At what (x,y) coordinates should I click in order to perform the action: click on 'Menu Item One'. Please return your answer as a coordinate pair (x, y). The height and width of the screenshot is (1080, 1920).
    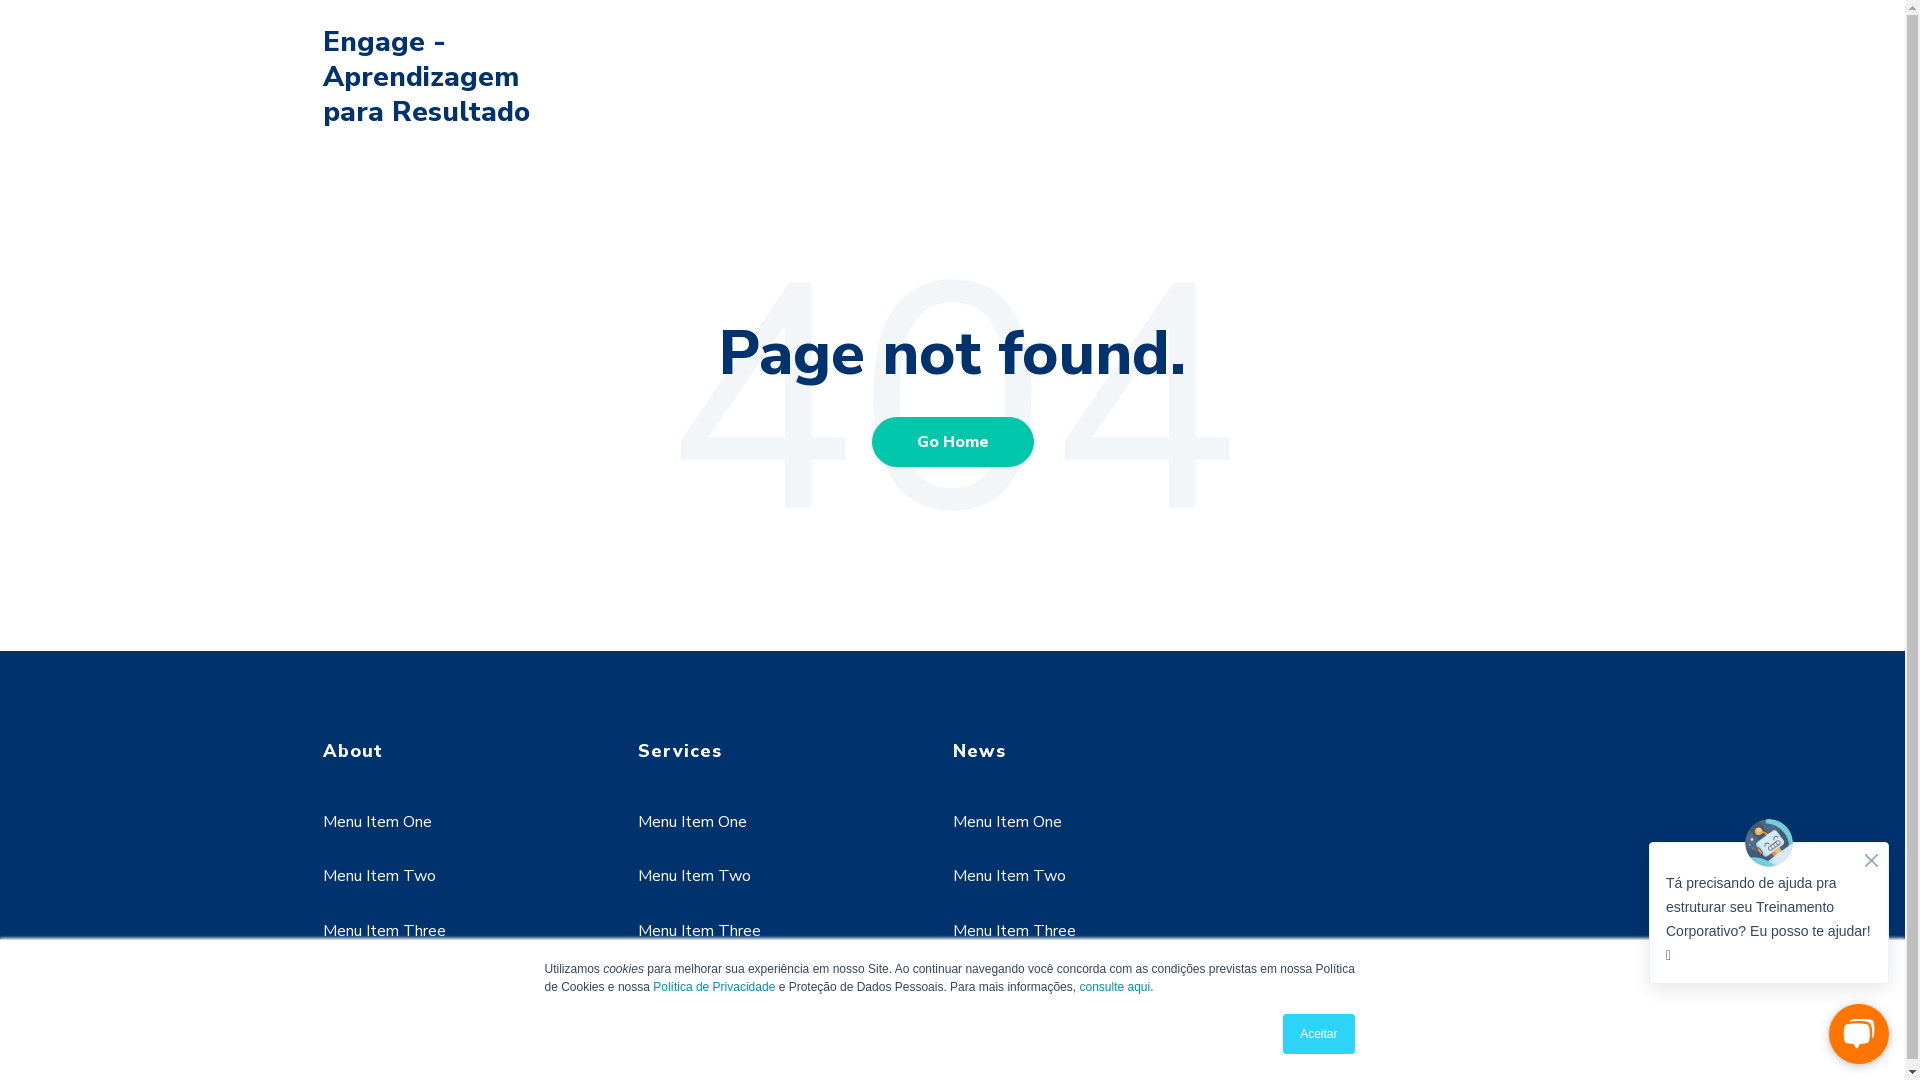
    Looking at the image, I should click on (1006, 821).